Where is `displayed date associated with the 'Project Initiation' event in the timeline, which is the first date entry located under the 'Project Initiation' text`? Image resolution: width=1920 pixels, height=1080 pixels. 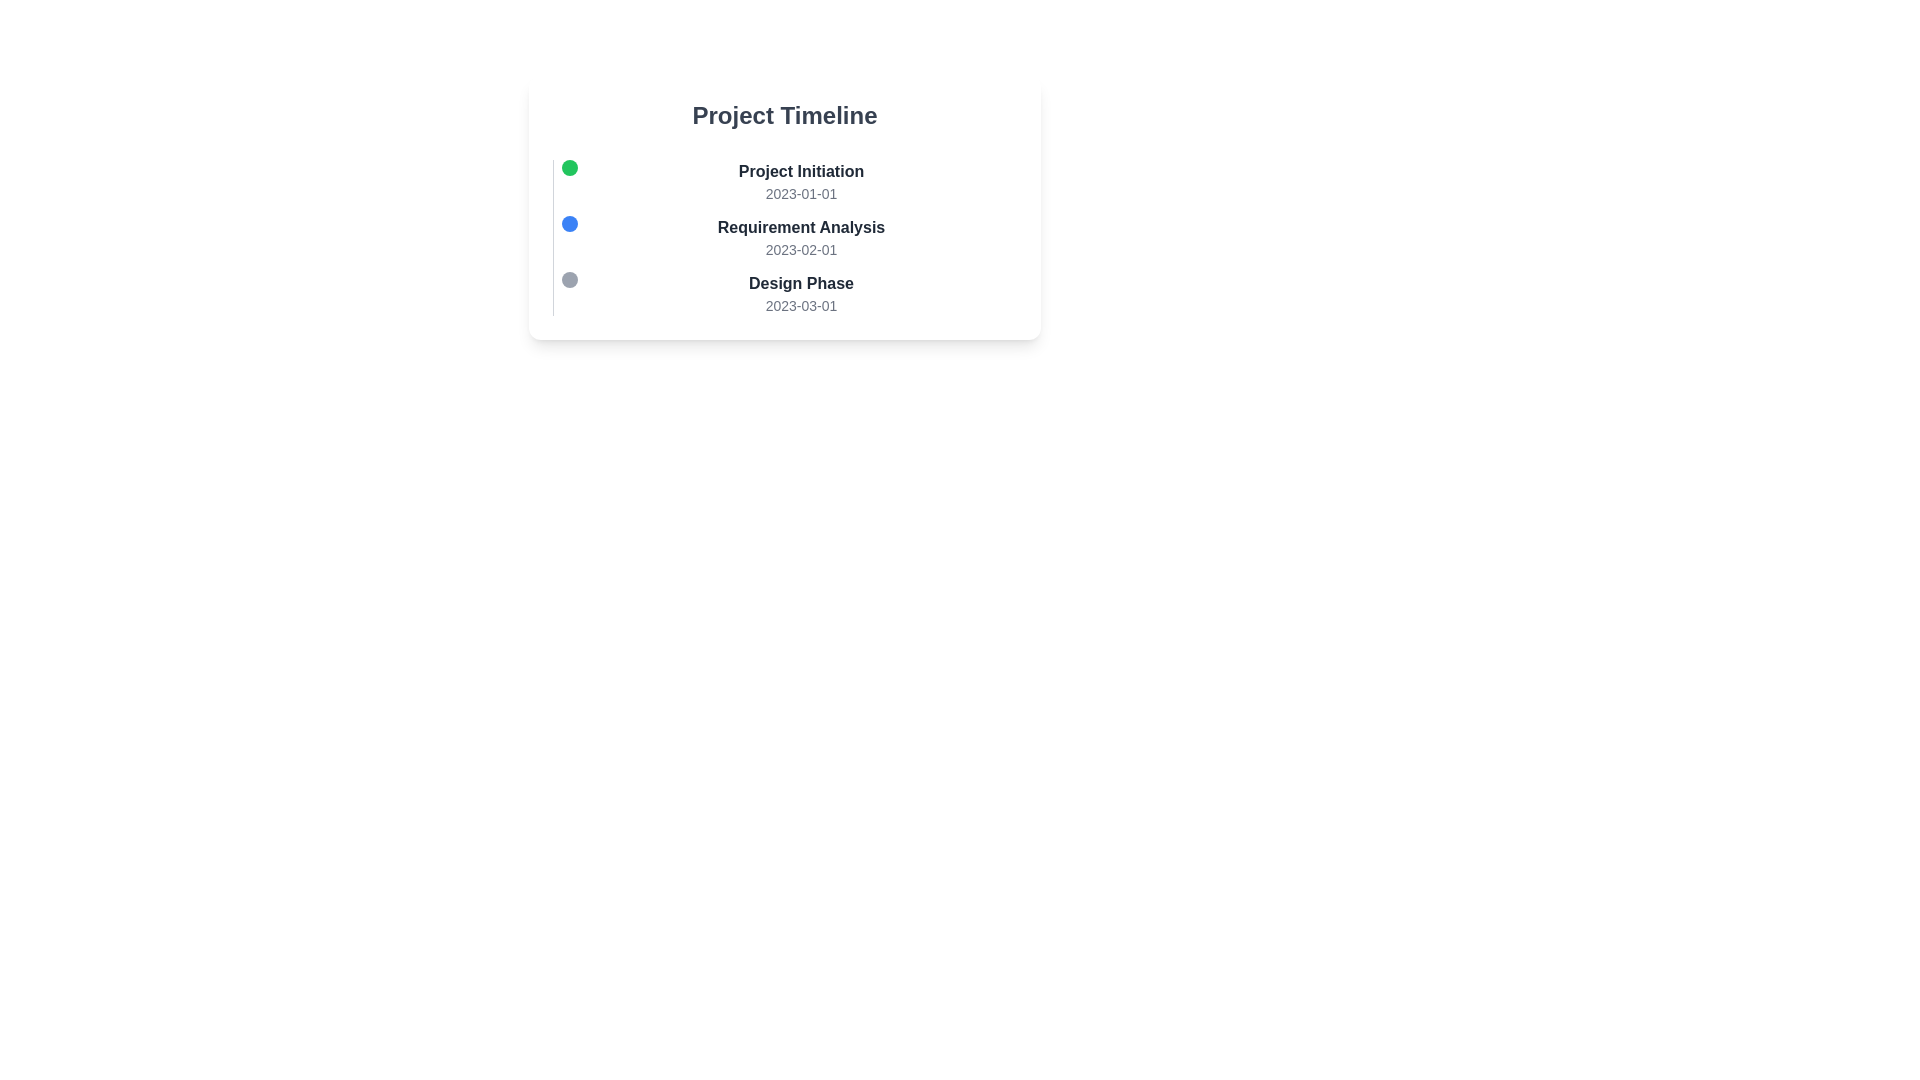
displayed date associated with the 'Project Initiation' event in the timeline, which is the first date entry located under the 'Project Initiation' text is located at coordinates (801, 193).